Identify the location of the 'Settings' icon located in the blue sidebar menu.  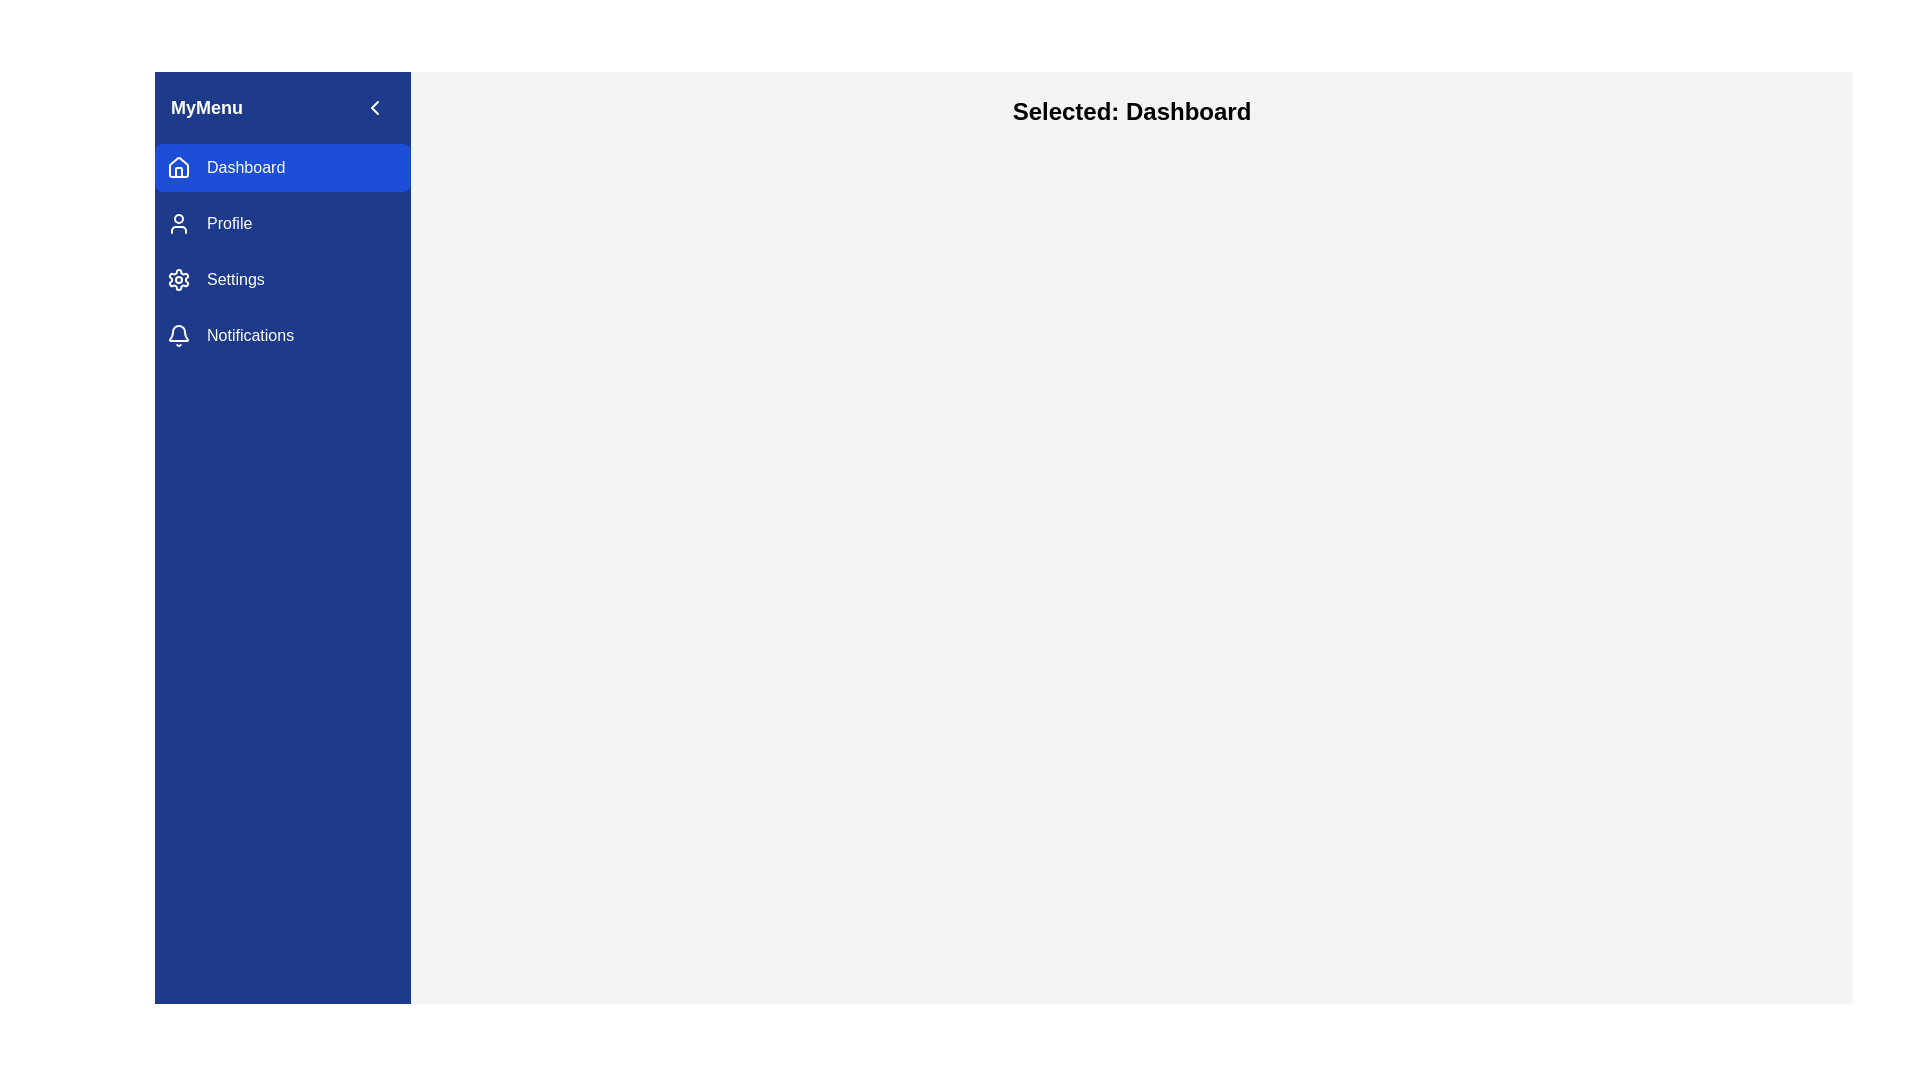
(178, 280).